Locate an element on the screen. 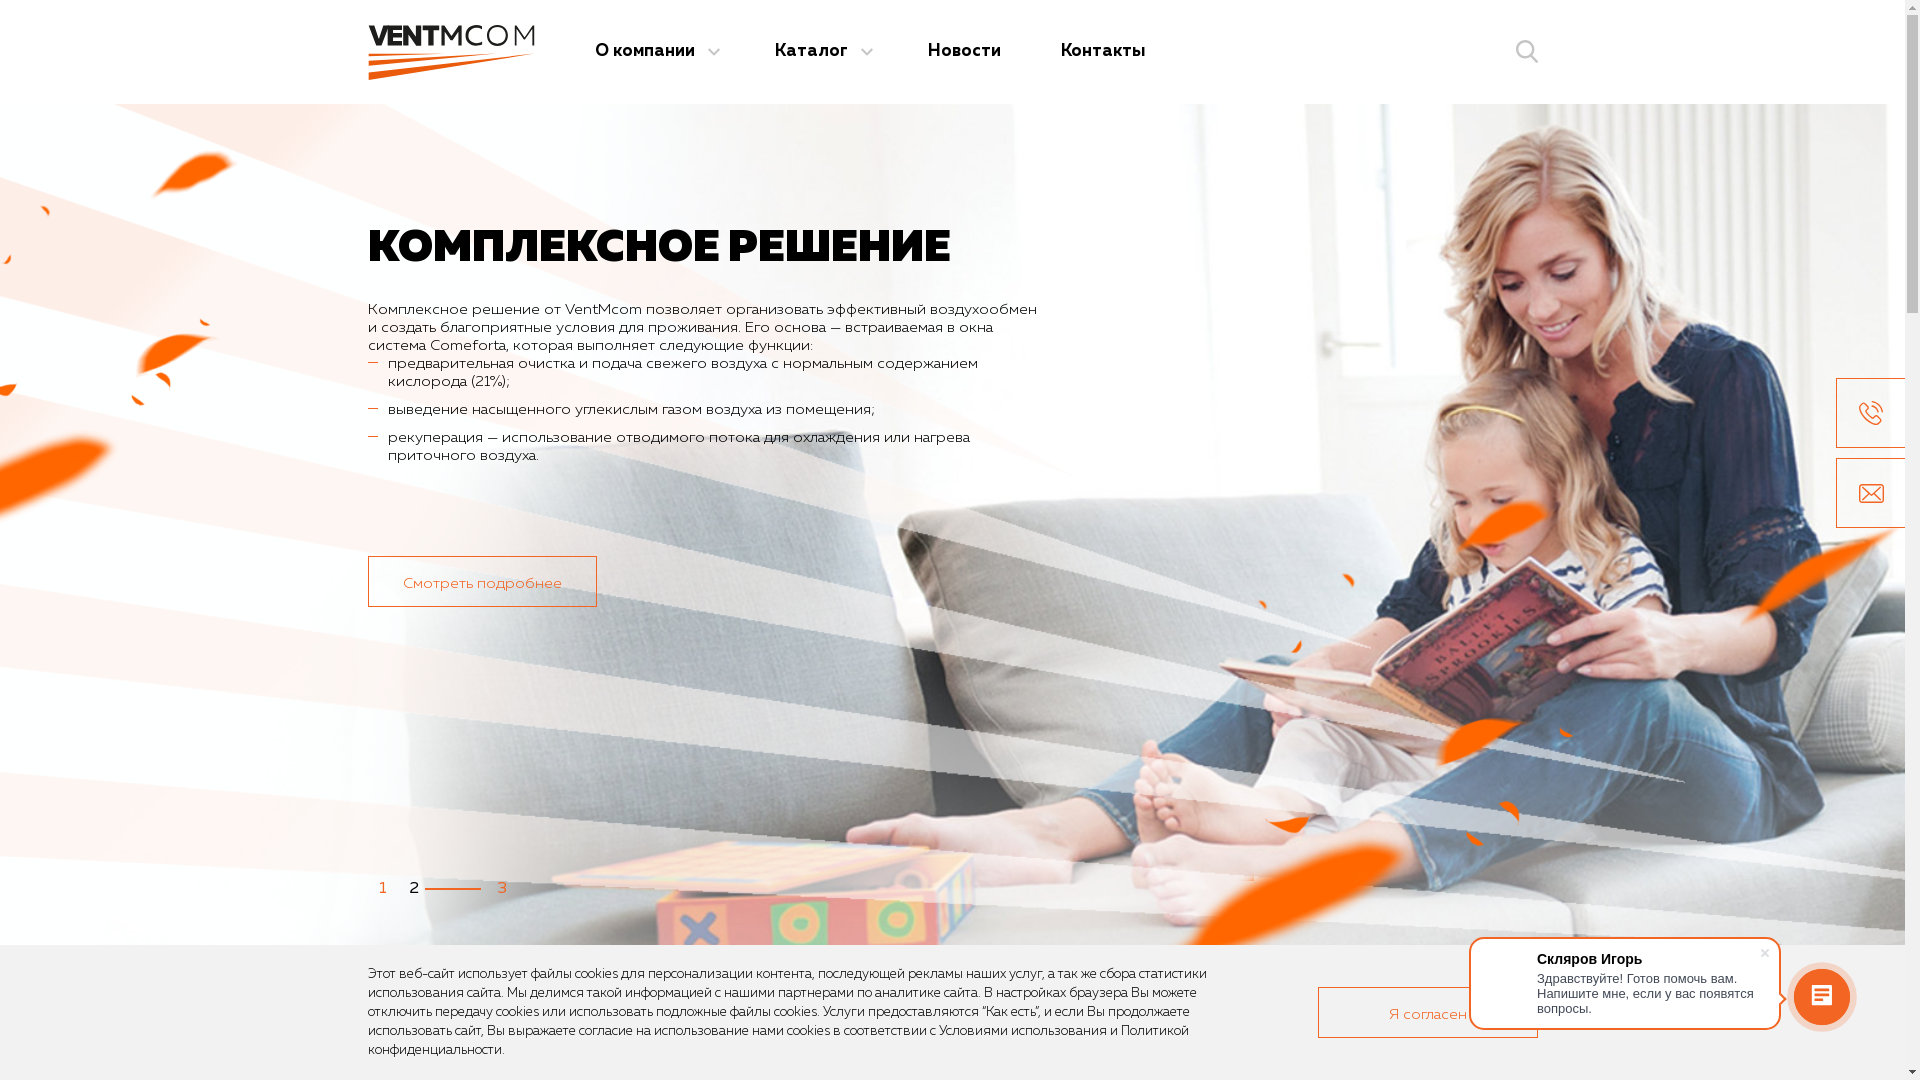 Image resolution: width=1920 pixels, height=1080 pixels. 'ventmcom.ru' is located at coordinates (450, 50).